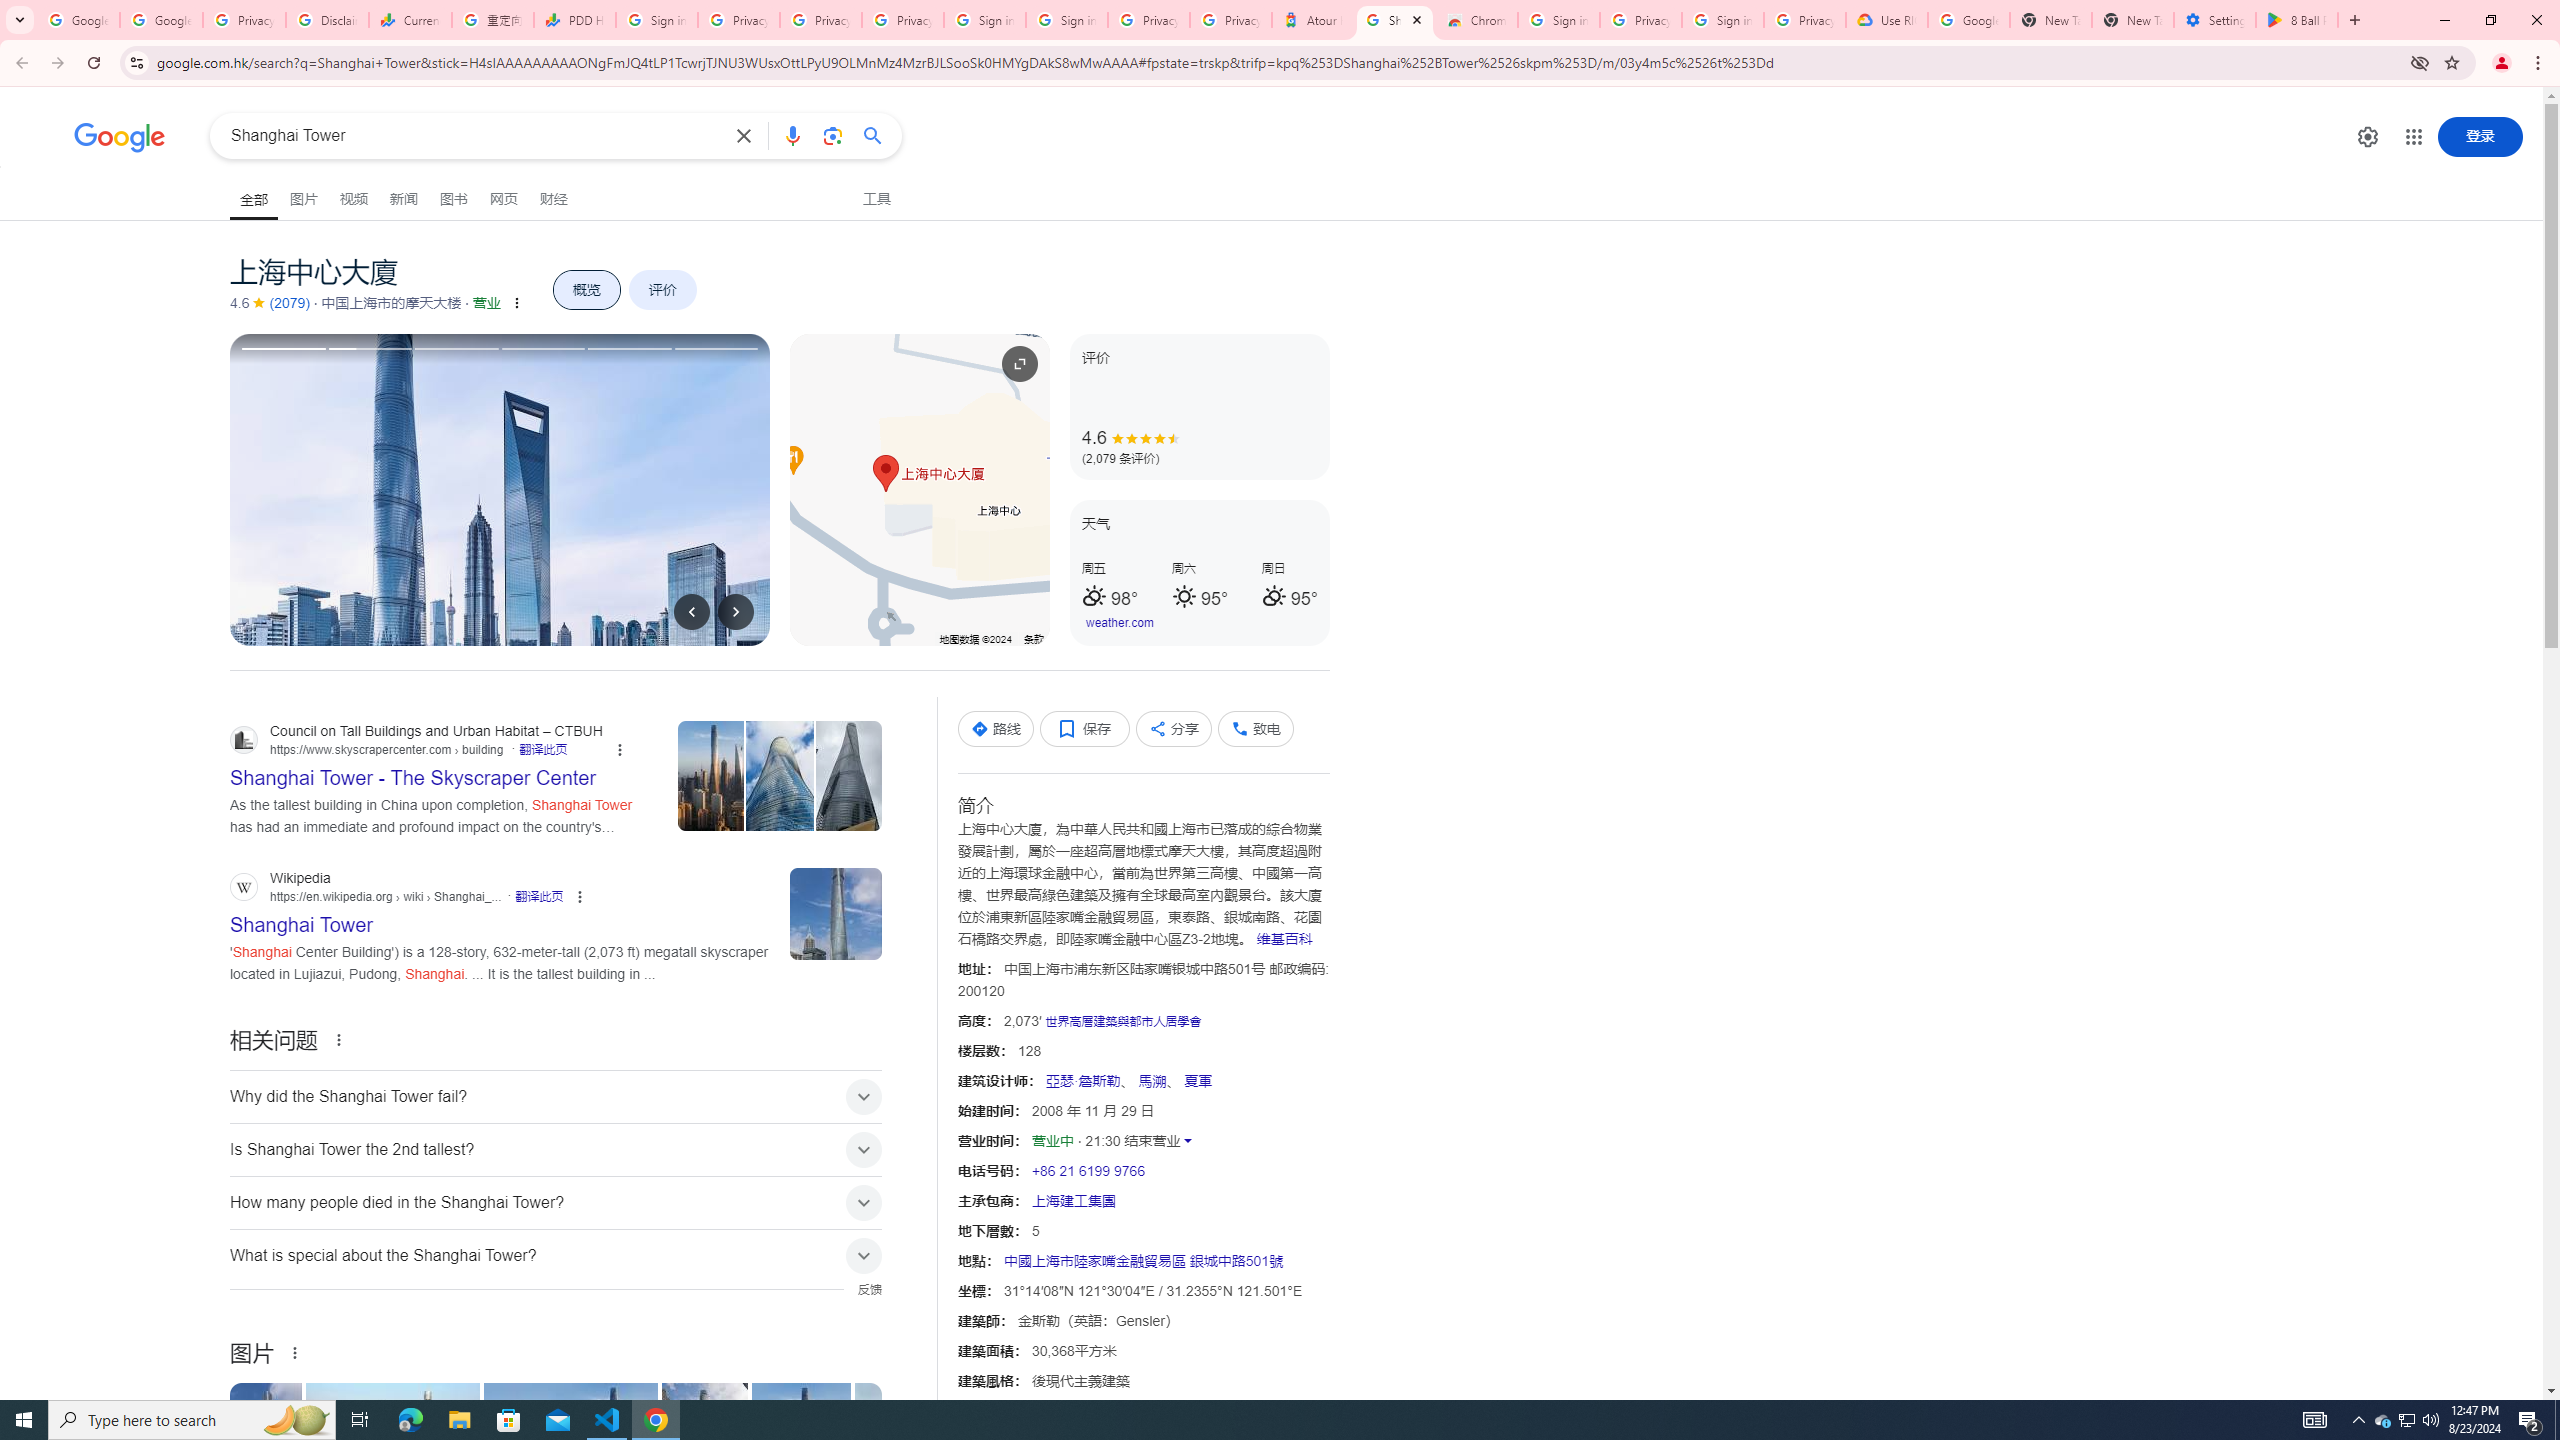 The height and width of the screenshot is (1440, 2560). Describe the element at coordinates (983, 19) in the screenshot. I see `'Sign in - Google Accounts'` at that location.